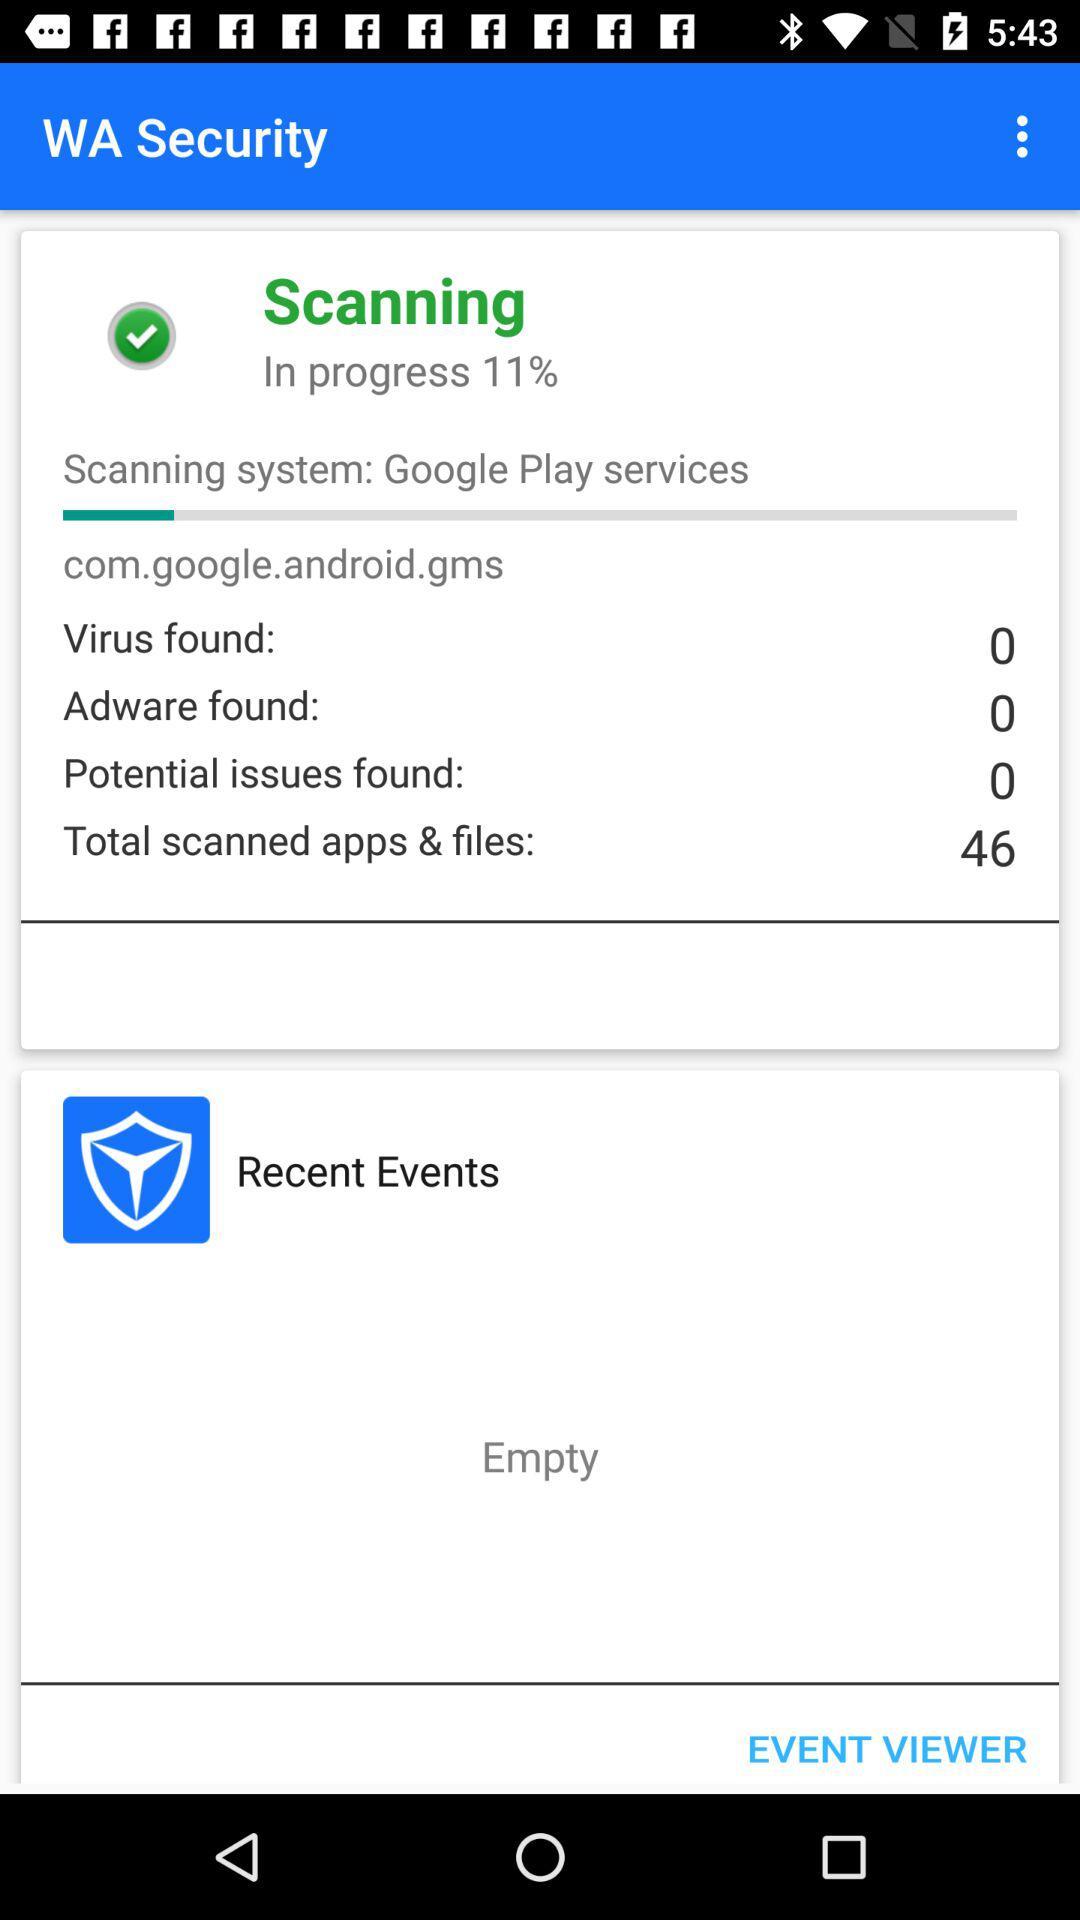  What do you see at coordinates (1027, 135) in the screenshot?
I see `icon at the top right corner` at bounding box center [1027, 135].